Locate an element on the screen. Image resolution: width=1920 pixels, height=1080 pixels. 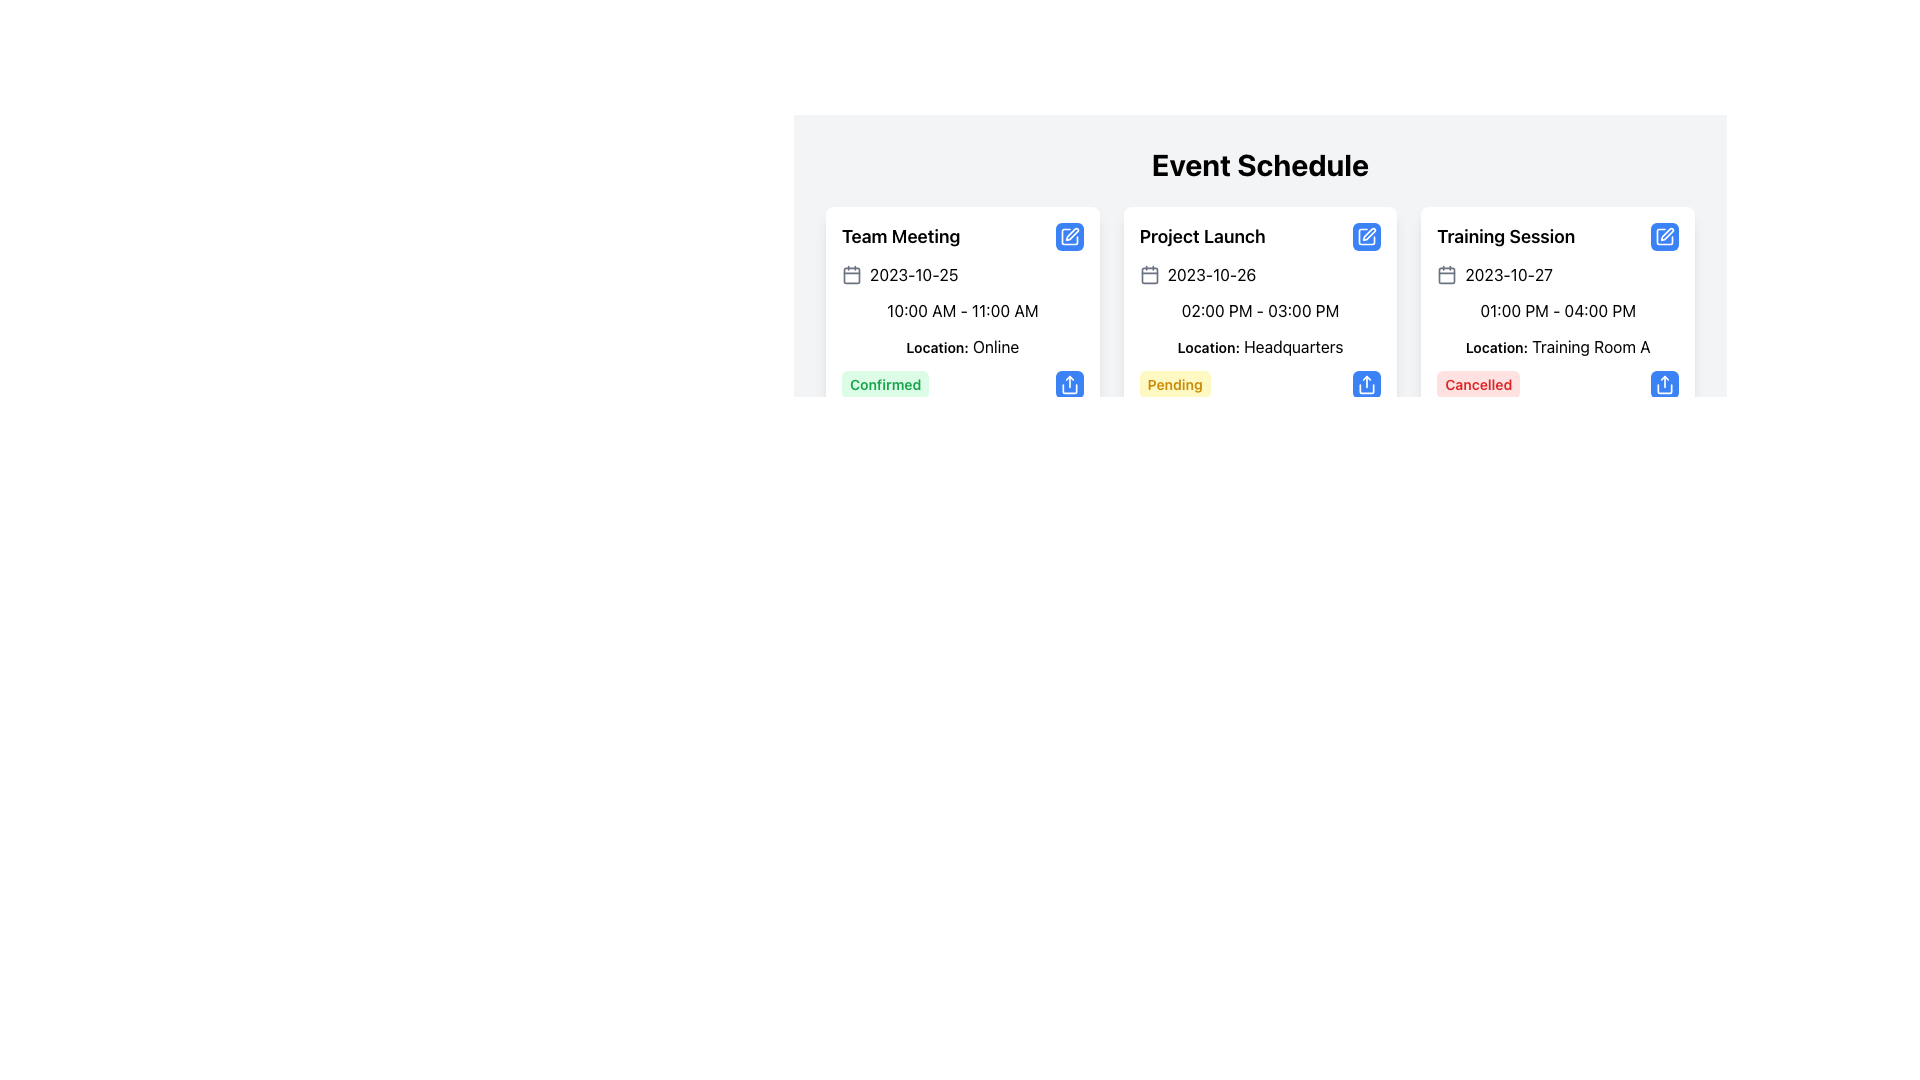
the label with red background and text reading 'Cancelled', located at the bottom-right corner of the 'Training Session' card is located at coordinates (1478, 385).